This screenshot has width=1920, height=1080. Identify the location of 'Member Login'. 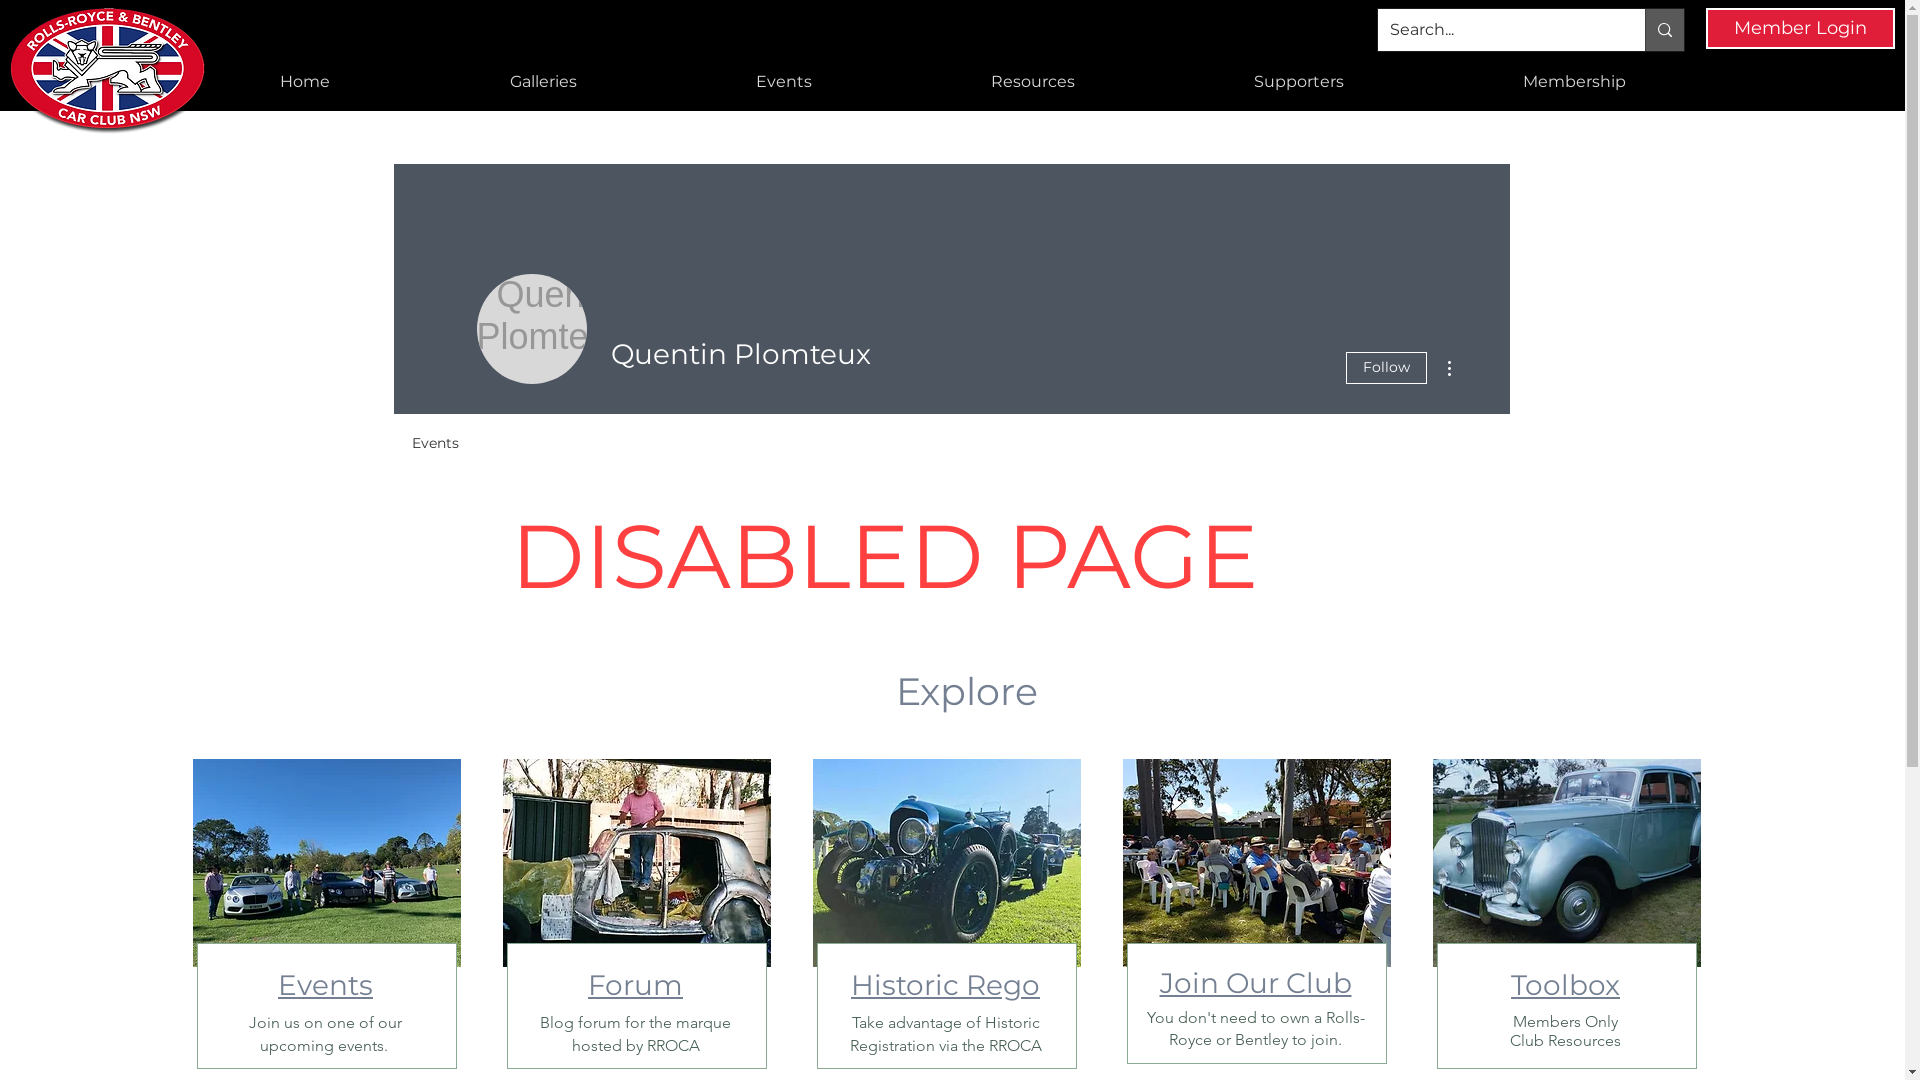
(1800, 28).